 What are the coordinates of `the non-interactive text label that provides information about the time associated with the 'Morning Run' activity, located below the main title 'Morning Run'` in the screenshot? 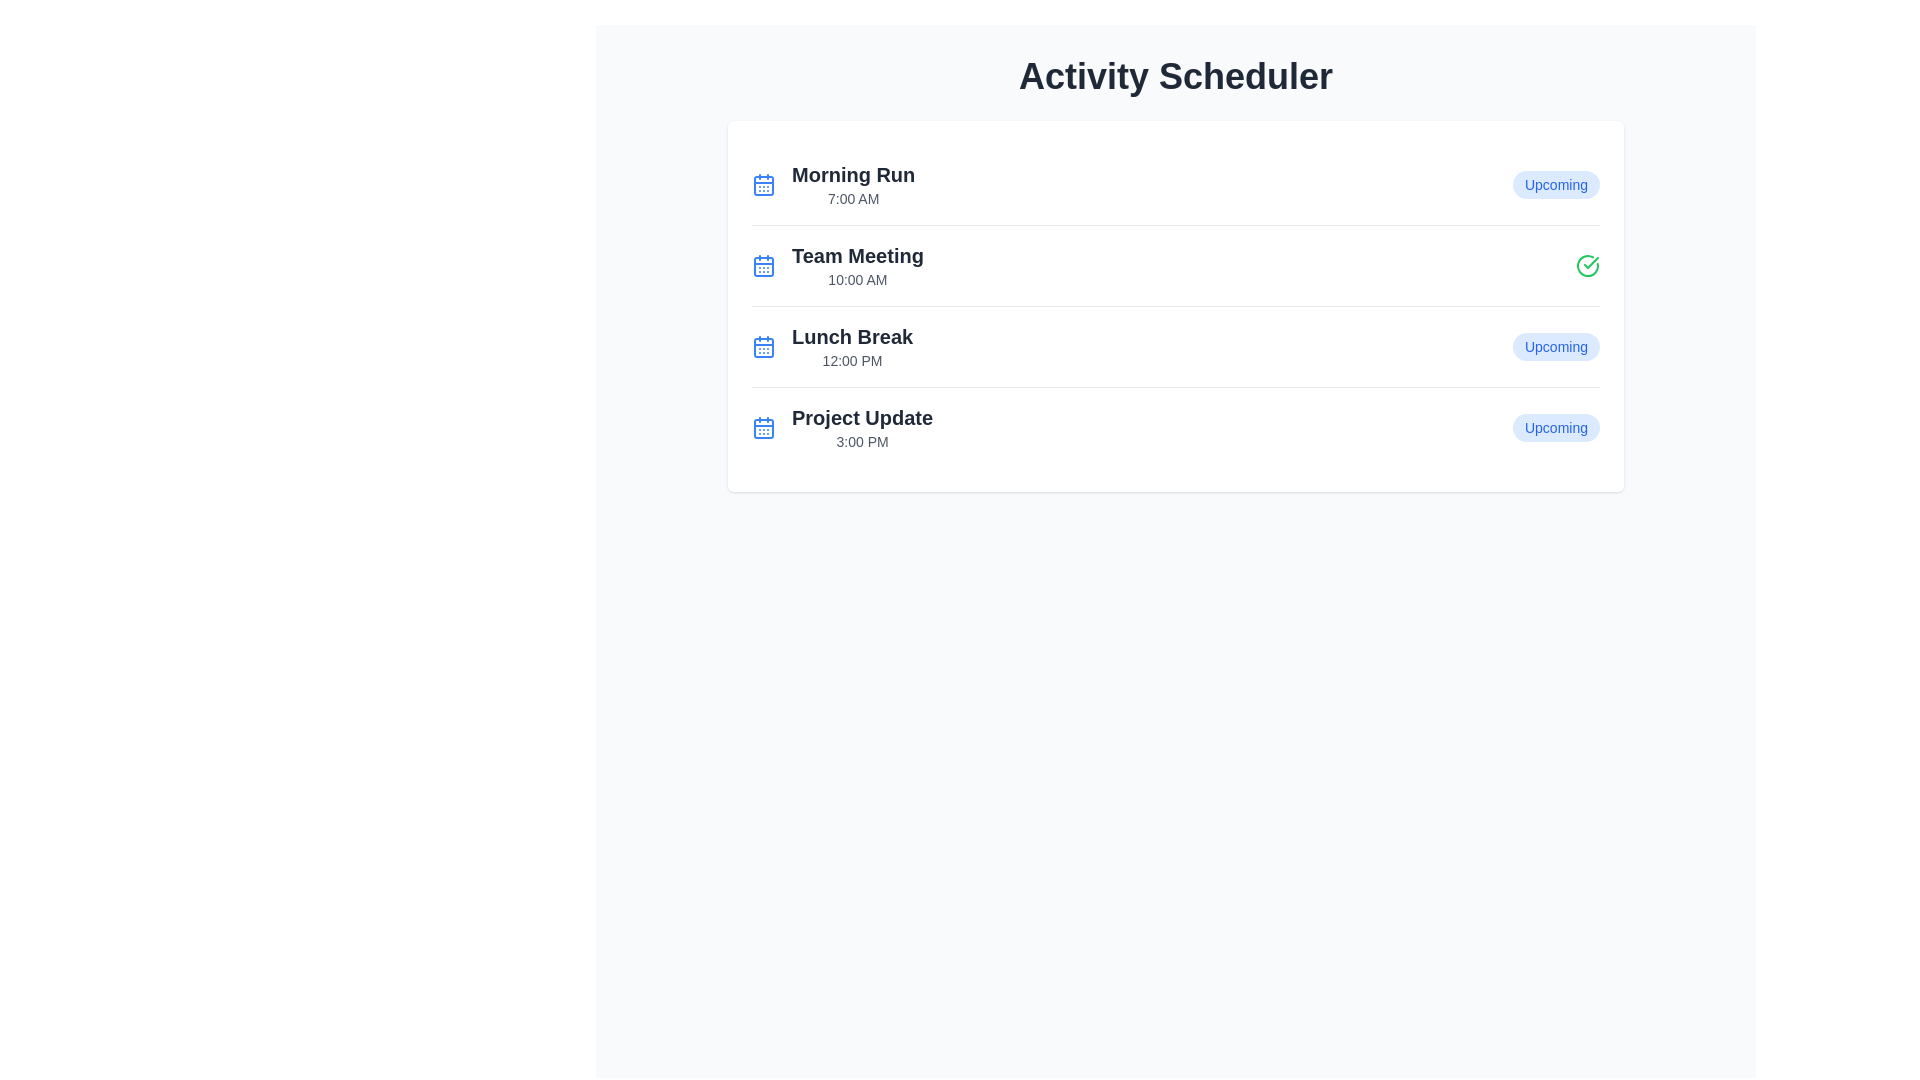 It's located at (853, 199).